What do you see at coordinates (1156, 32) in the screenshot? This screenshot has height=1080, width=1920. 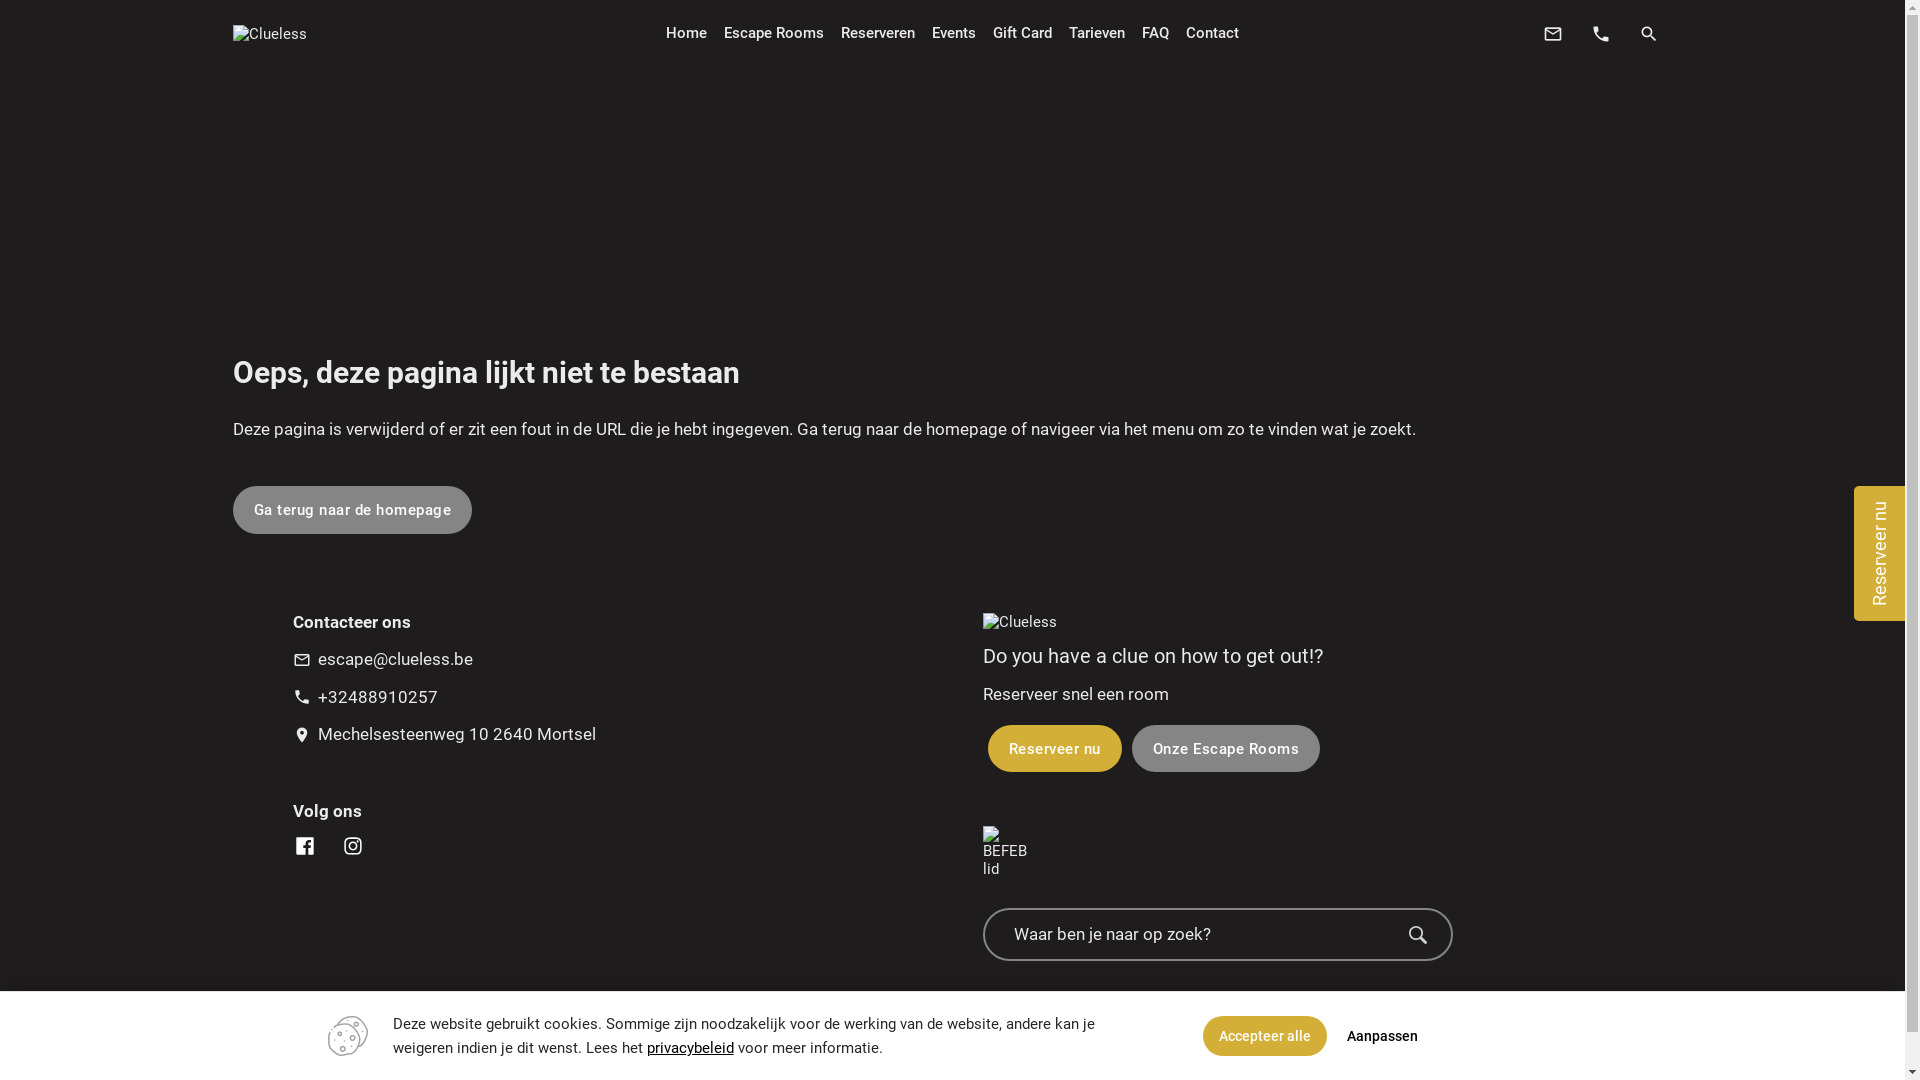 I see `'FAQ'` at bounding box center [1156, 32].